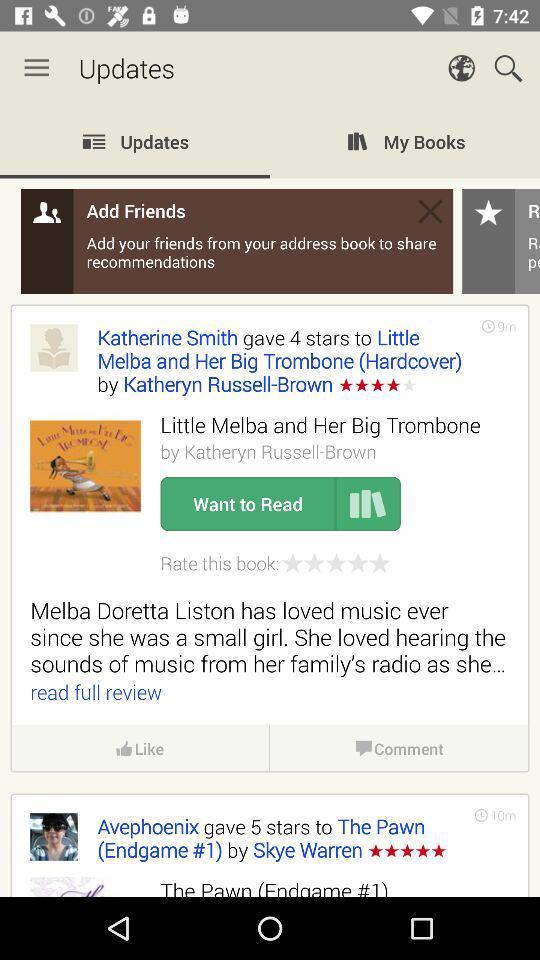 This screenshot has width=540, height=960. I want to click on the item next to the rate this book: icon, so click(336, 563).